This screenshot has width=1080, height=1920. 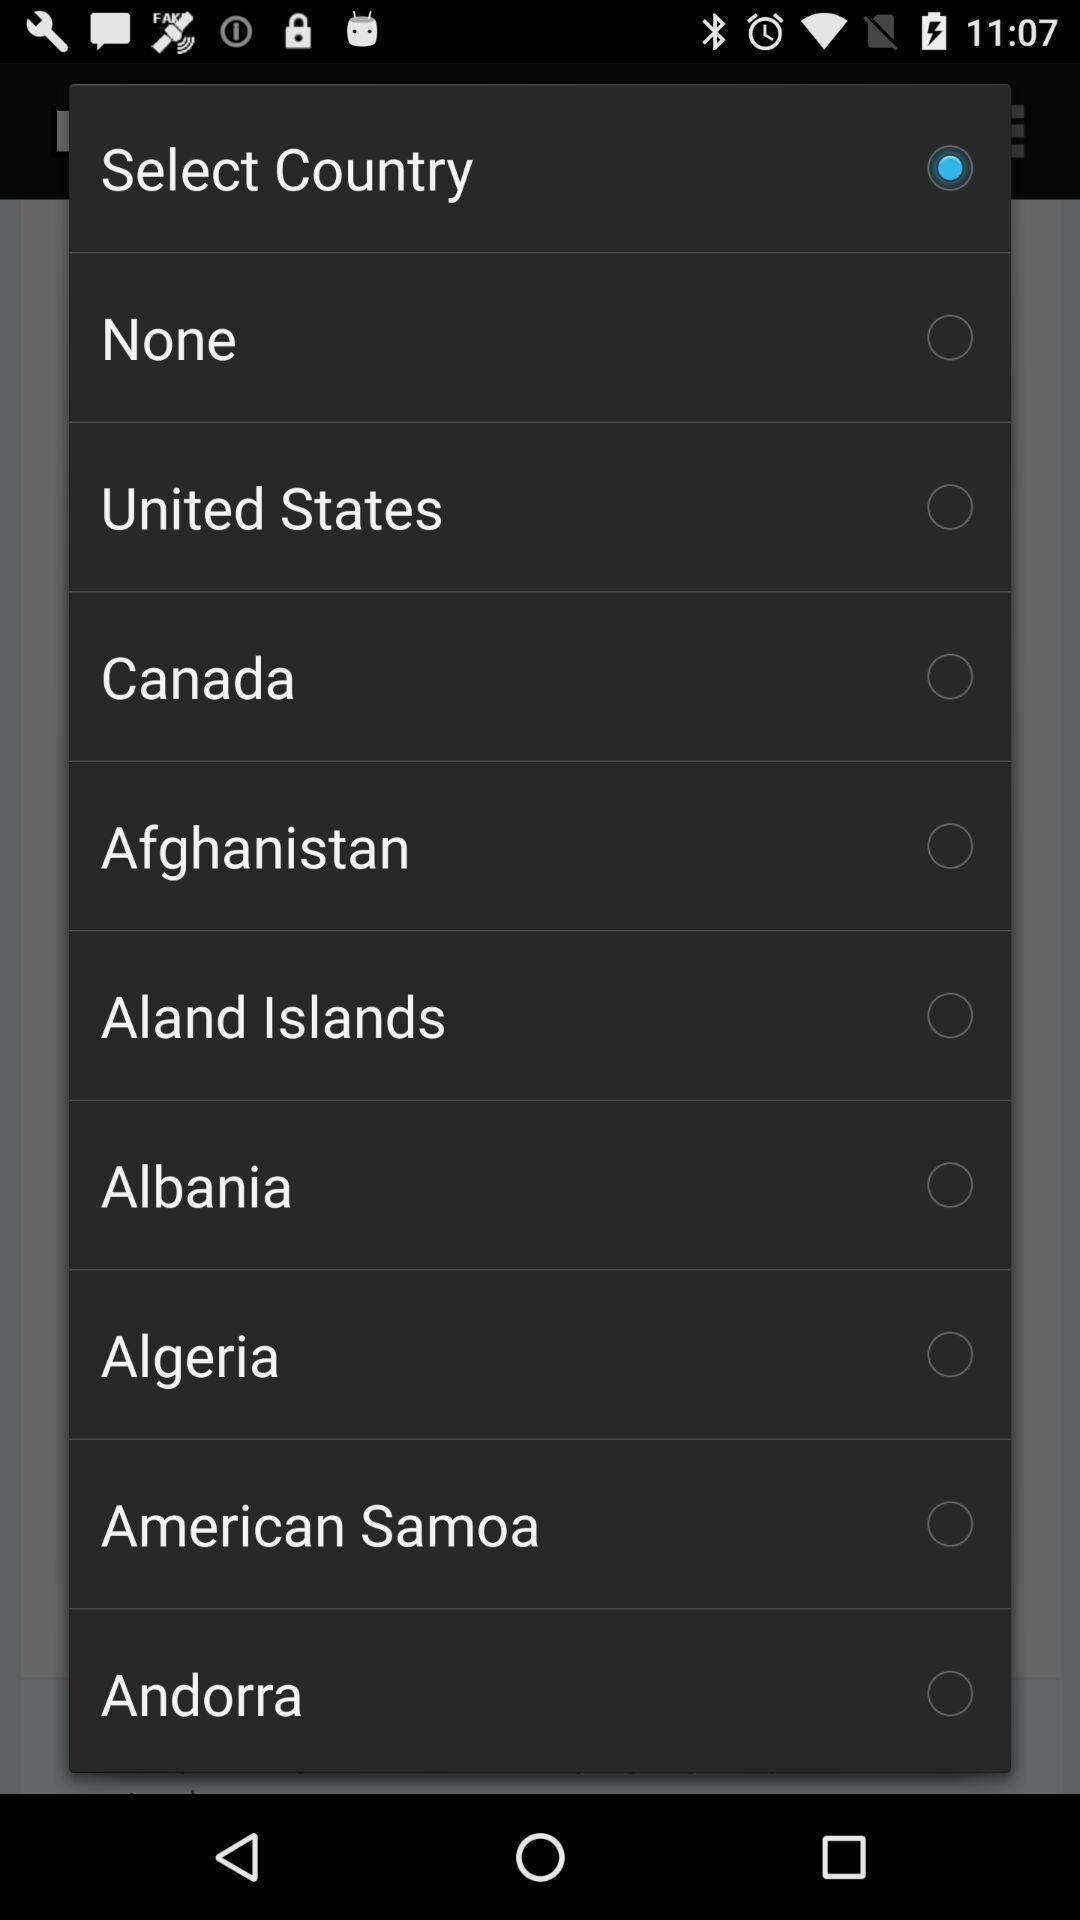 What do you see at coordinates (540, 1522) in the screenshot?
I see `the item above the andorra icon` at bounding box center [540, 1522].